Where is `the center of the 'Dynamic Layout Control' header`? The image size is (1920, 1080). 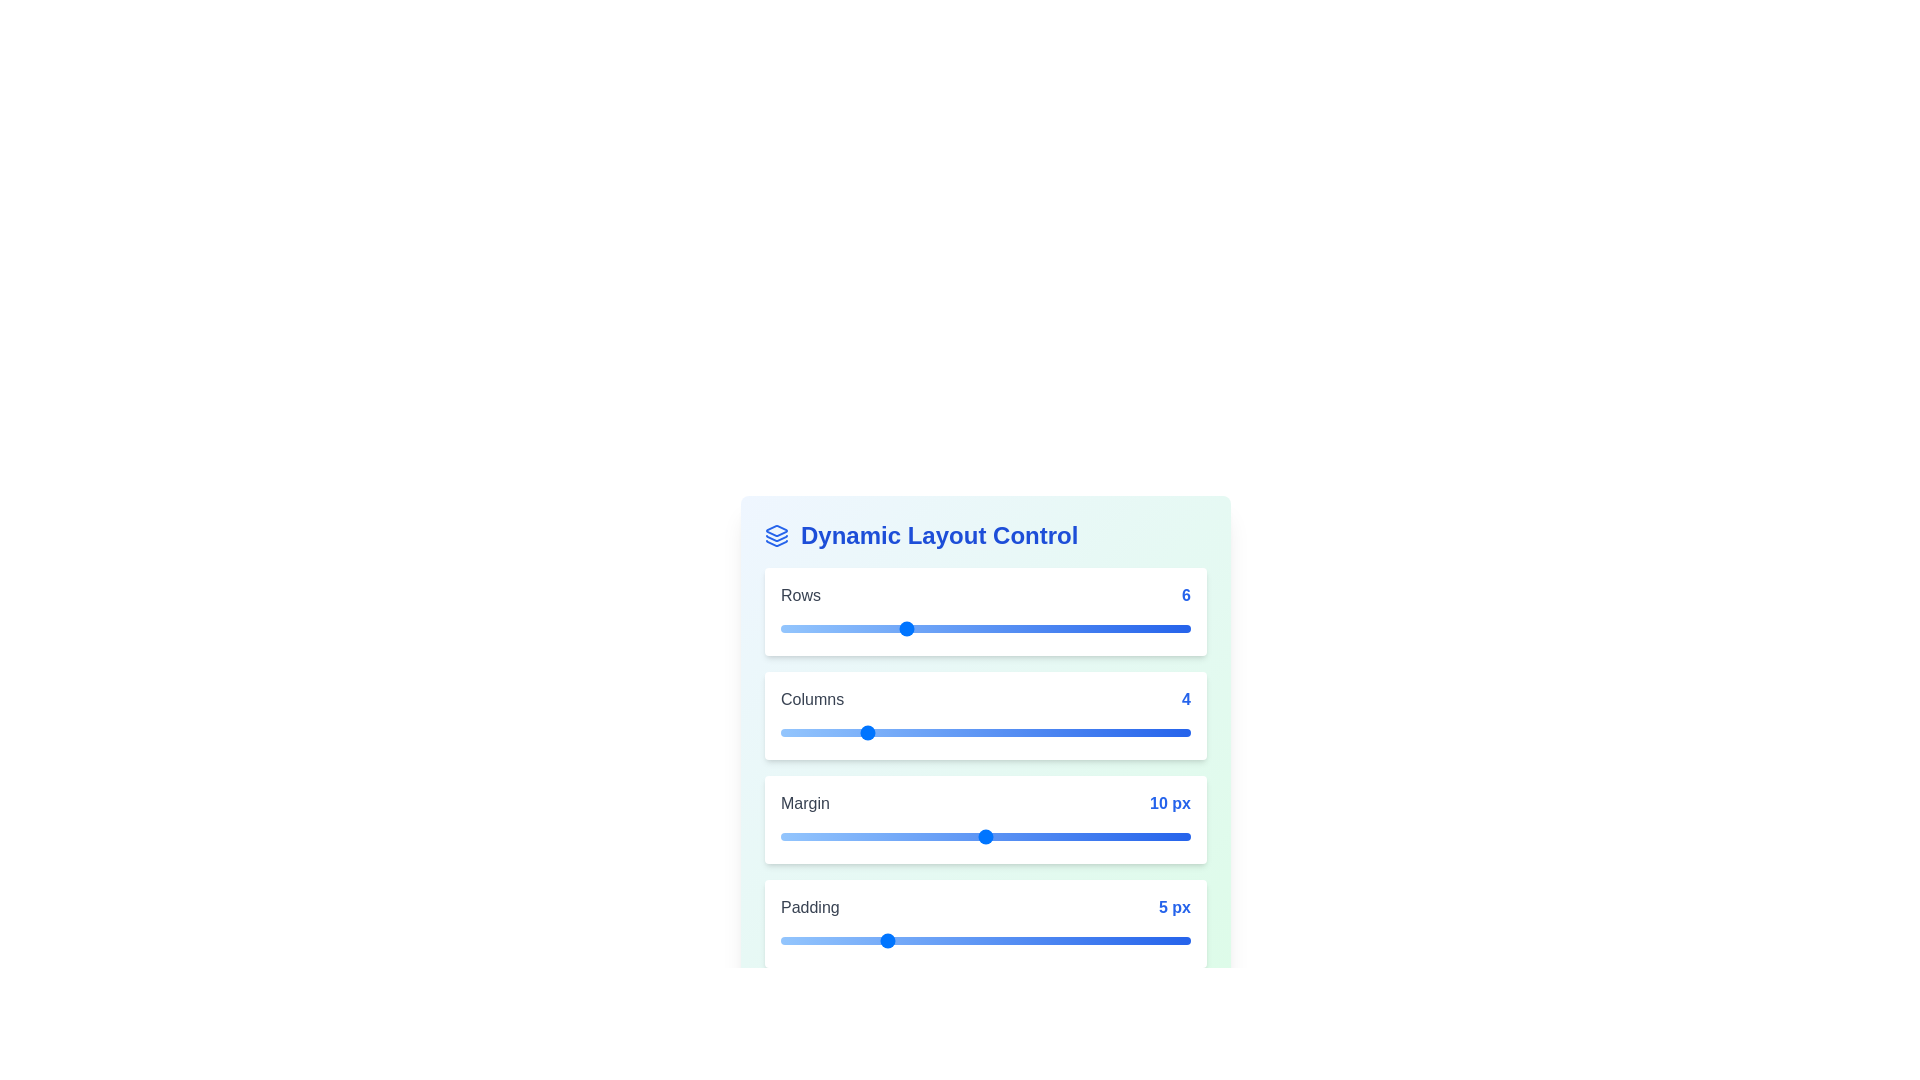 the center of the 'Dynamic Layout Control' header is located at coordinates (985, 535).